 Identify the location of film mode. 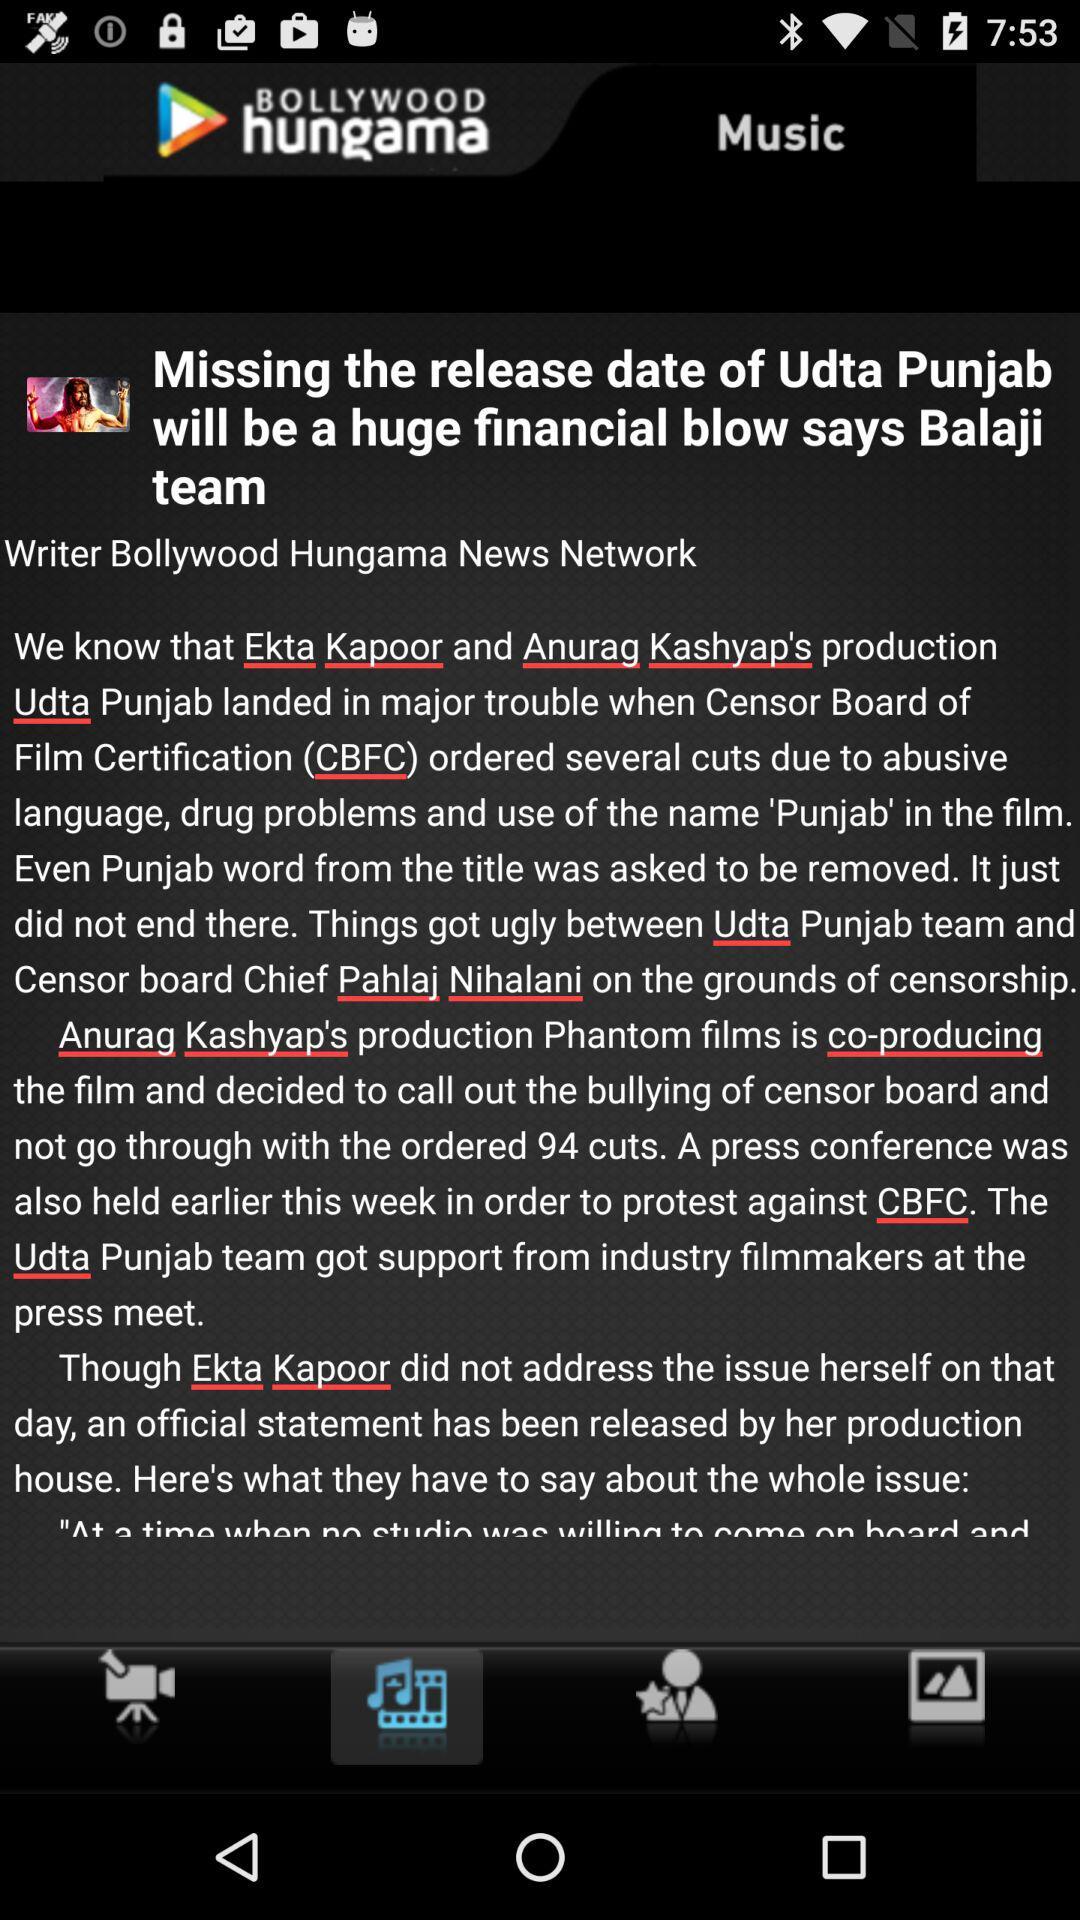
(135, 1695).